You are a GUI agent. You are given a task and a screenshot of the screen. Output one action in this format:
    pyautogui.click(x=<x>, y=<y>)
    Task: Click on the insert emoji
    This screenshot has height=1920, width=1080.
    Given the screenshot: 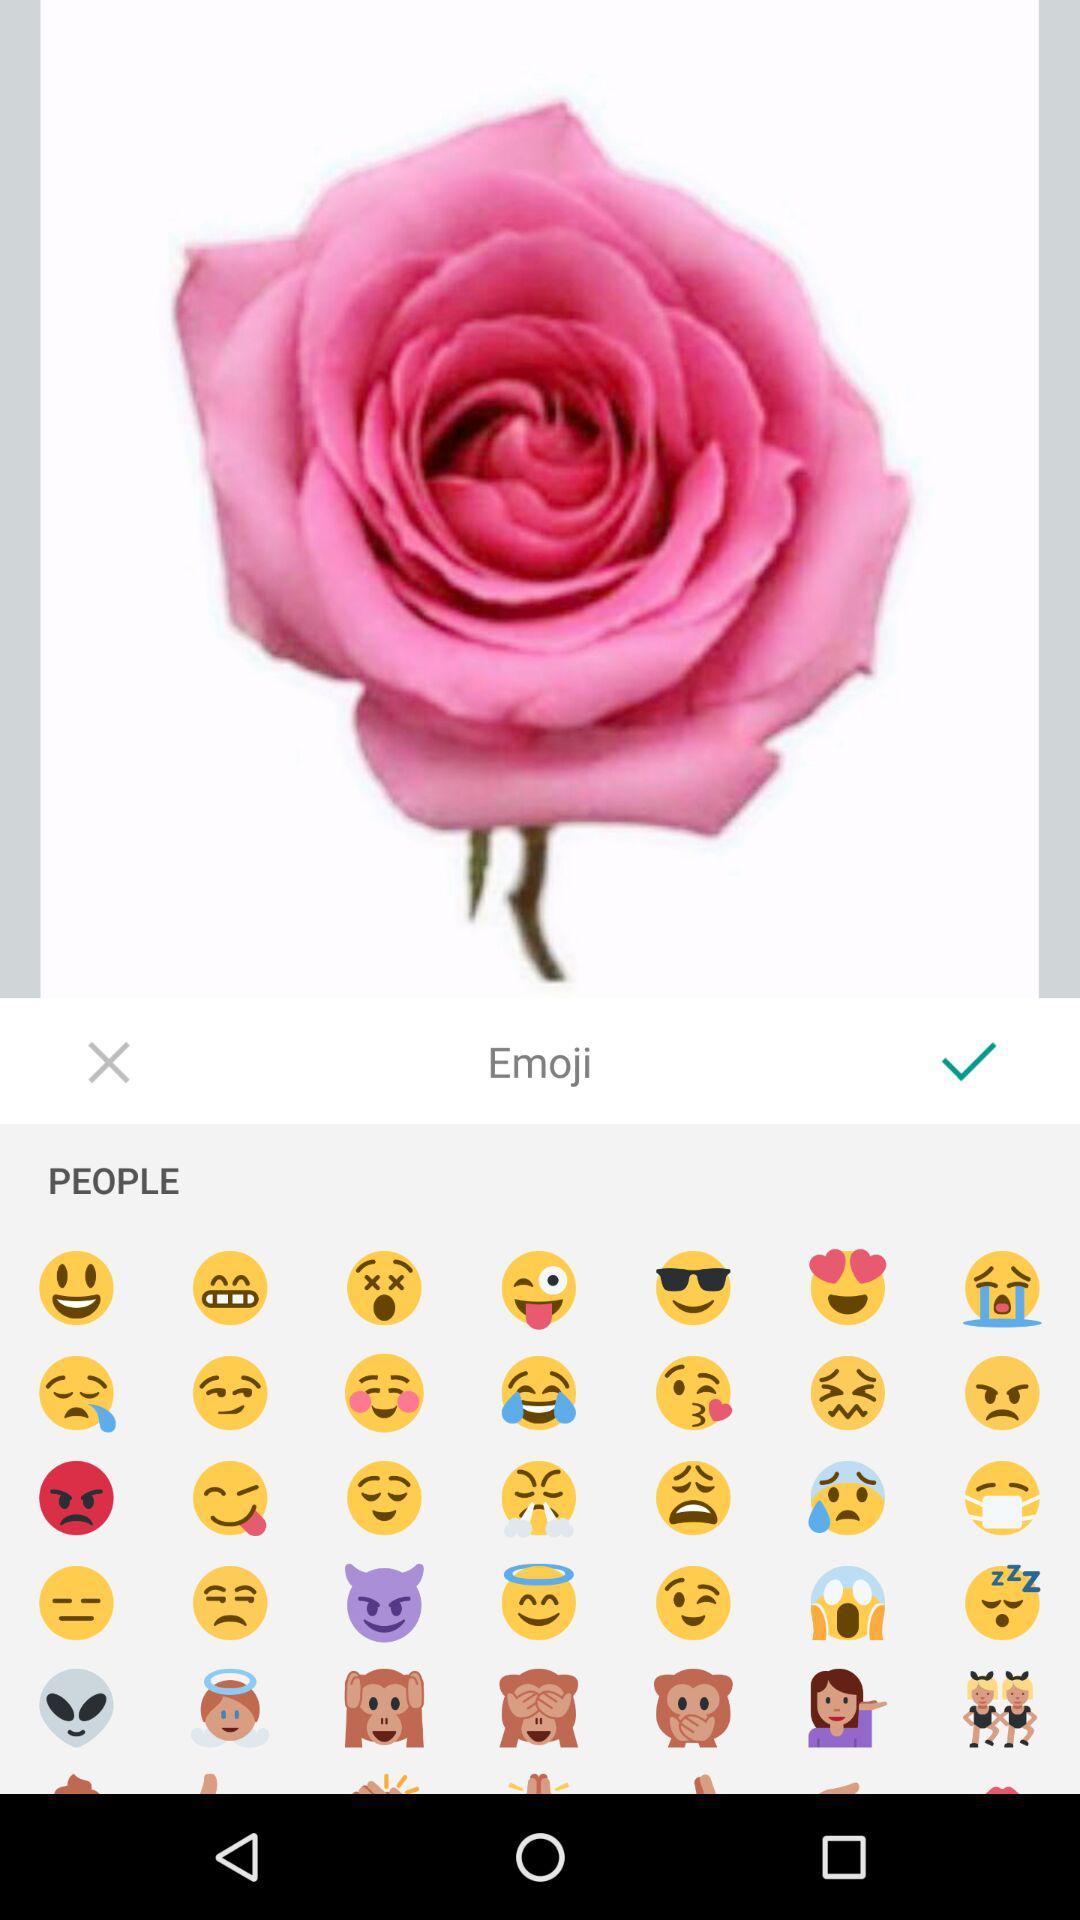 What is the action you would take?
    pyautogui.click(x=229, y=1392)
    